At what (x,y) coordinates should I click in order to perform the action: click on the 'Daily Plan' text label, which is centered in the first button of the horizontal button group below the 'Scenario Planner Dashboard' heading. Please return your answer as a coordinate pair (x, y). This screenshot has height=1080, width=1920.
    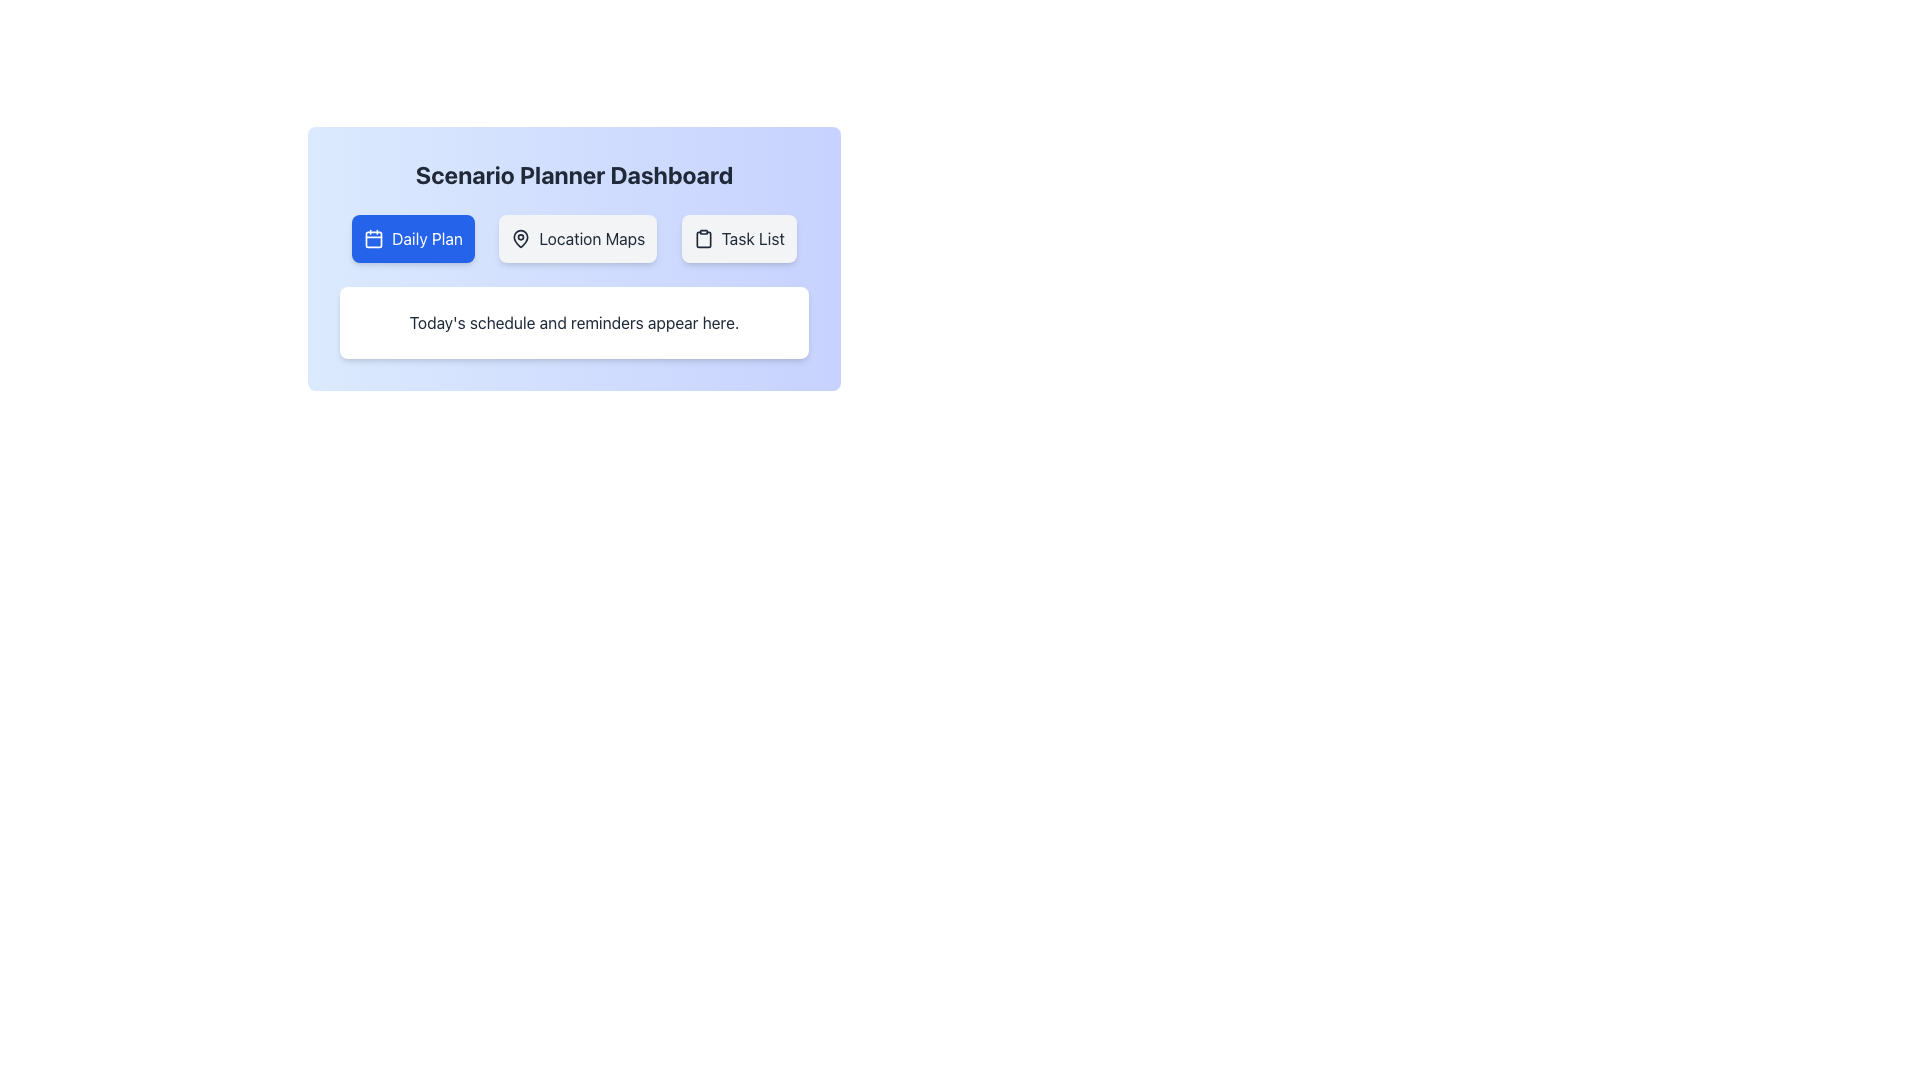
    Looking at the image, I should click on (426, 238).